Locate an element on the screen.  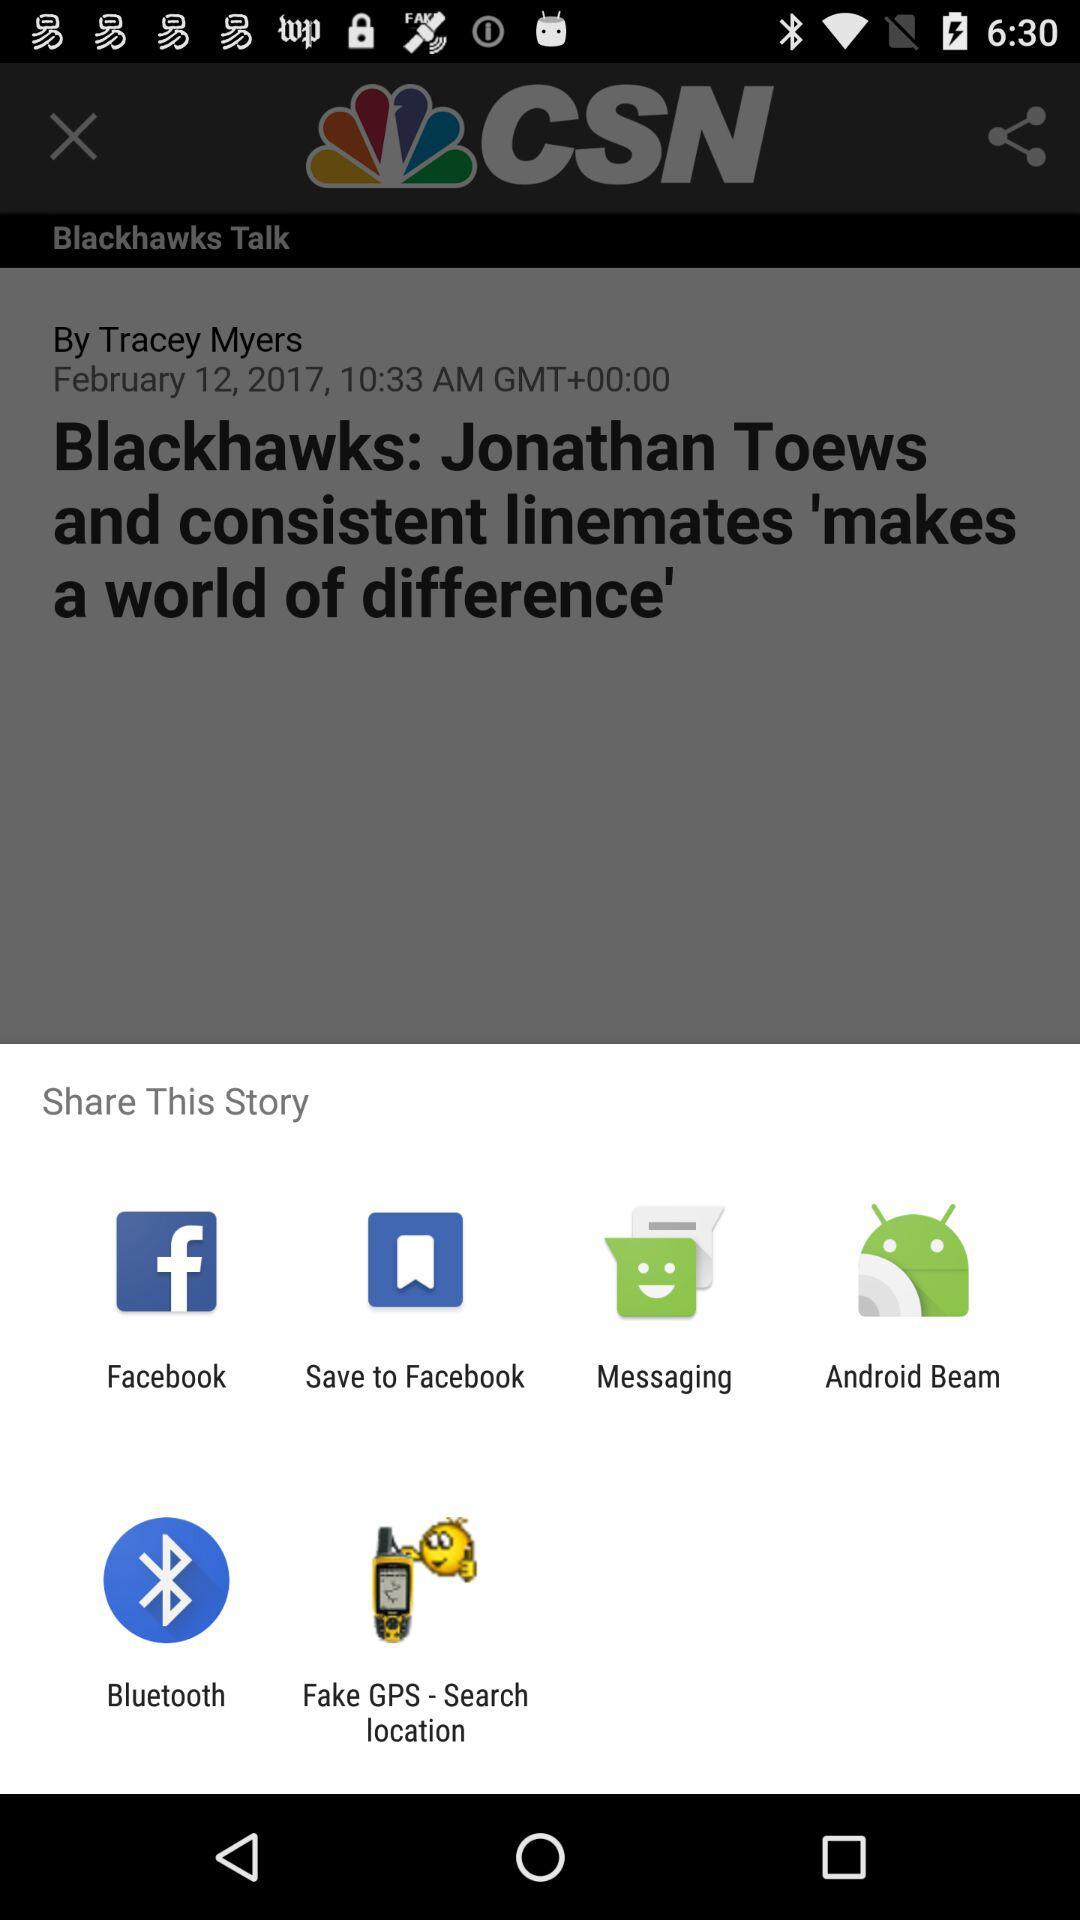
the item next to facebook icon is located at coordinates (414, 1392).